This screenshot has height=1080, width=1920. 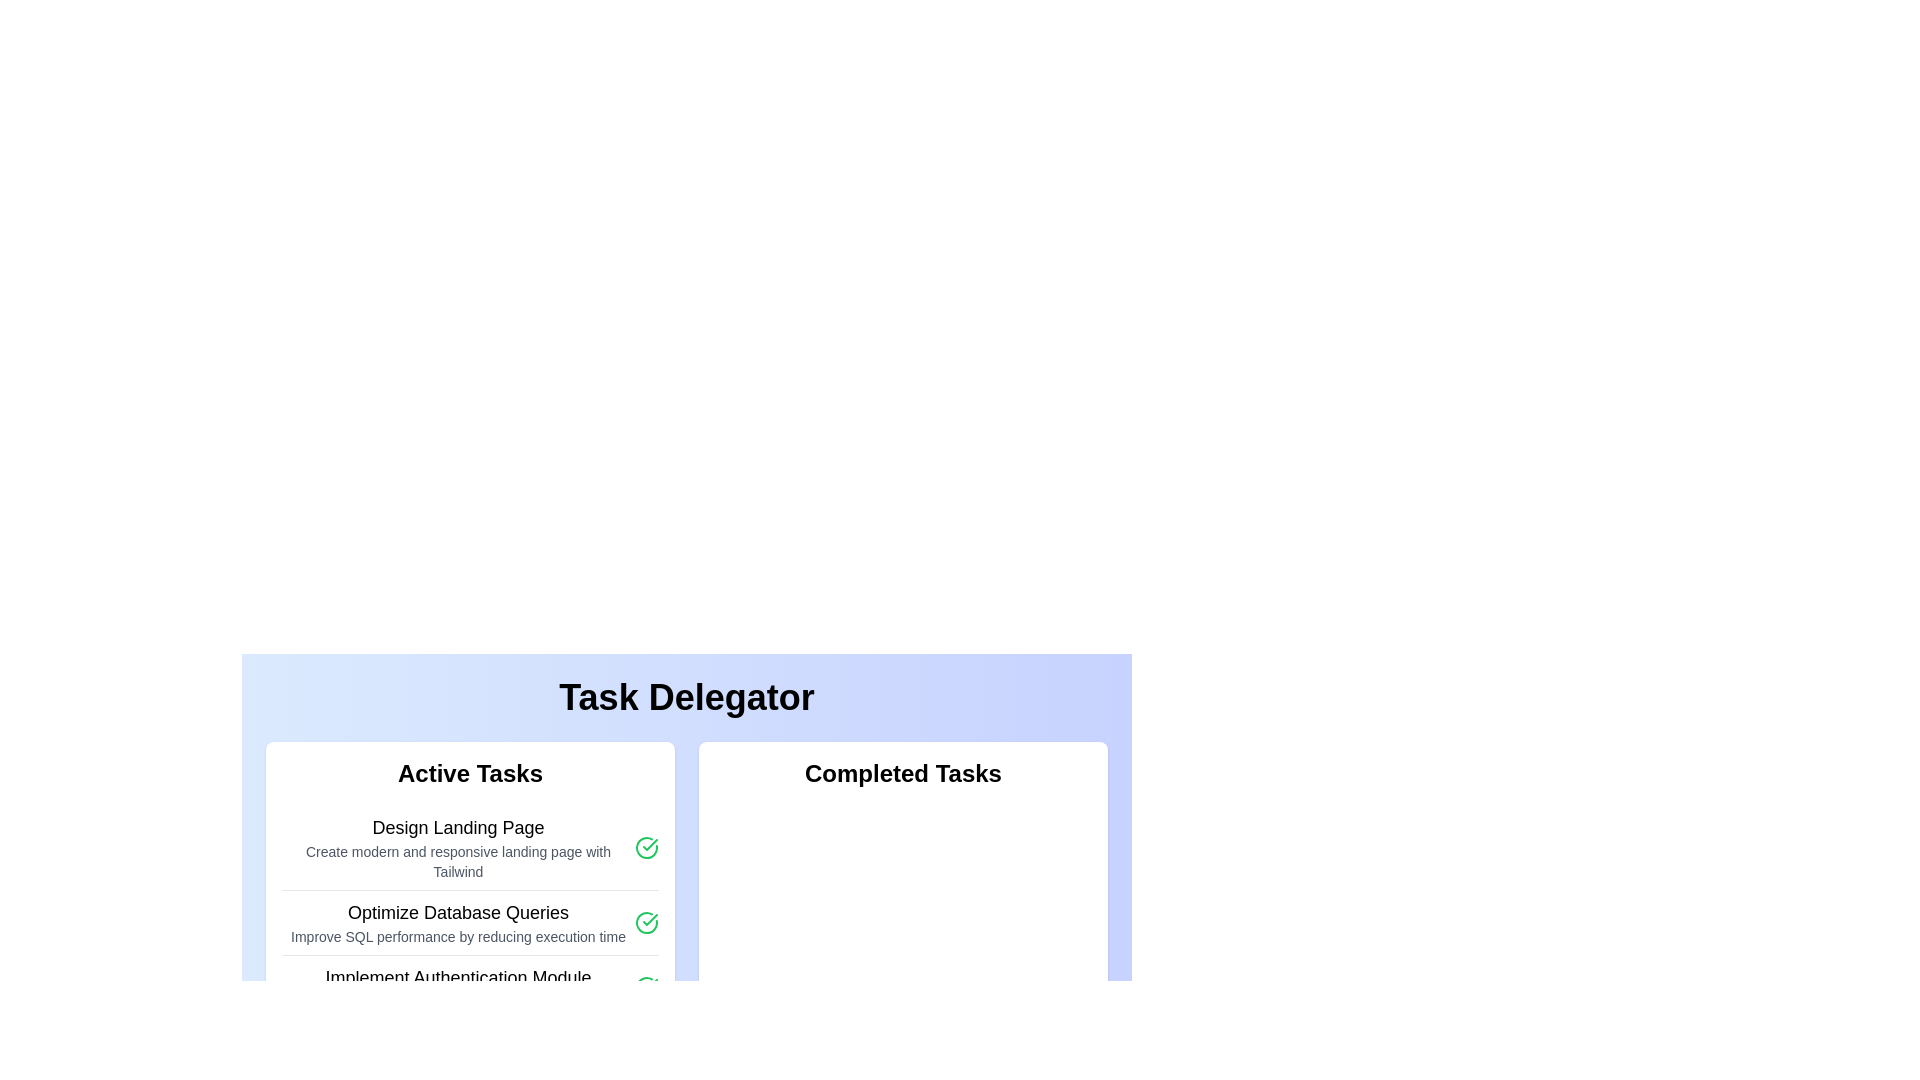 I want to click on the text label that reads 'Create modern and responsive landing page with Tailwind', located beneath the heading 'Design Landing Page' in the 'Active Tasks' section of the interface, so click(x=457, y=860).